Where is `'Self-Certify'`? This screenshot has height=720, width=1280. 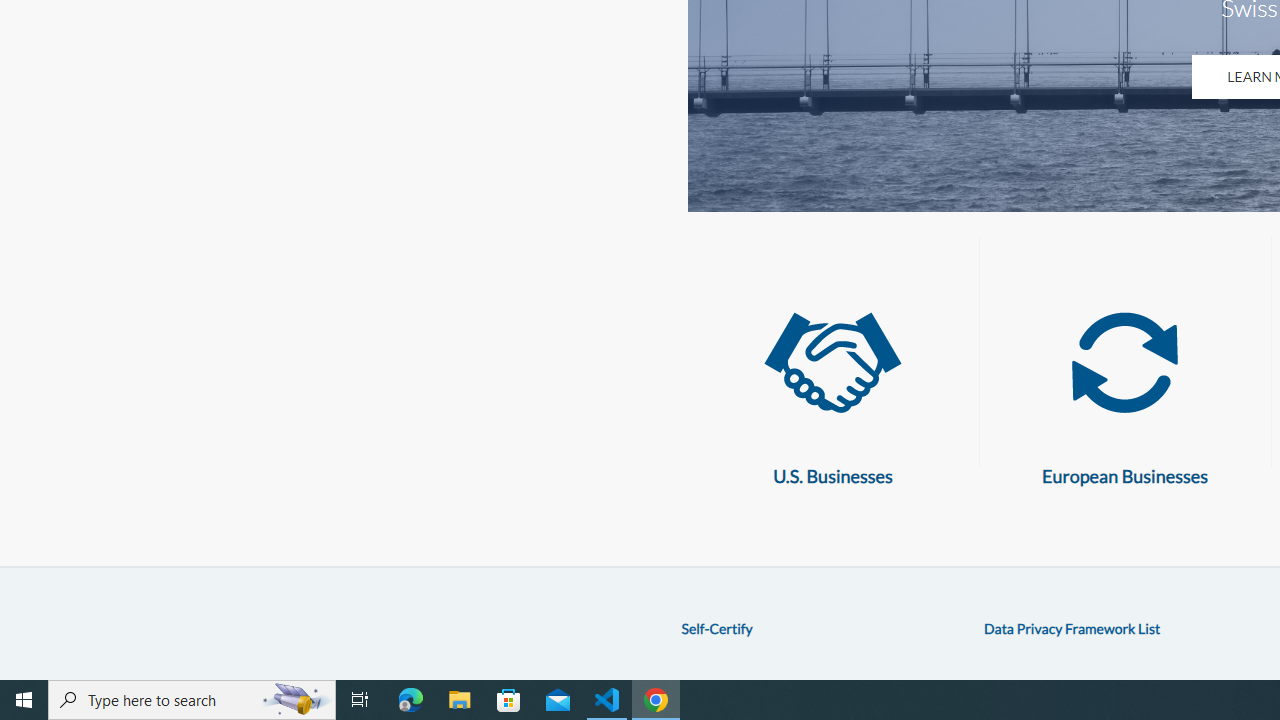 'Self-Certify' is located at coordinates (716, 627).